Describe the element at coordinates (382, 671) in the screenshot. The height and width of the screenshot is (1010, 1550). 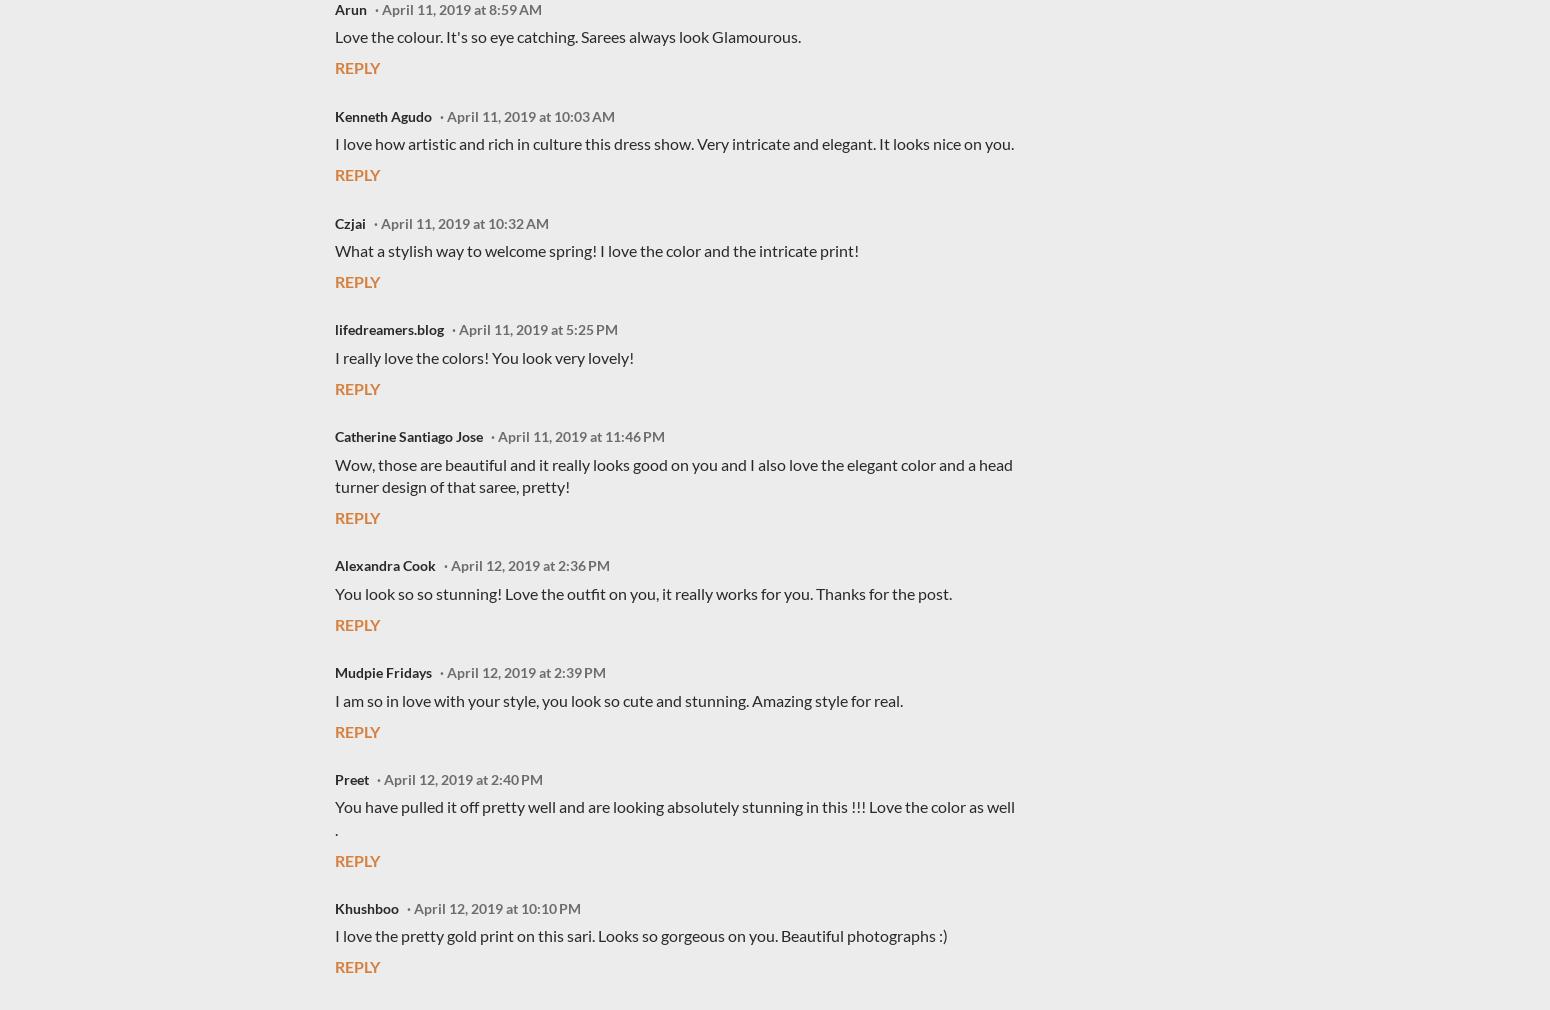
I see `'Mudpie Fridays'` at that location.